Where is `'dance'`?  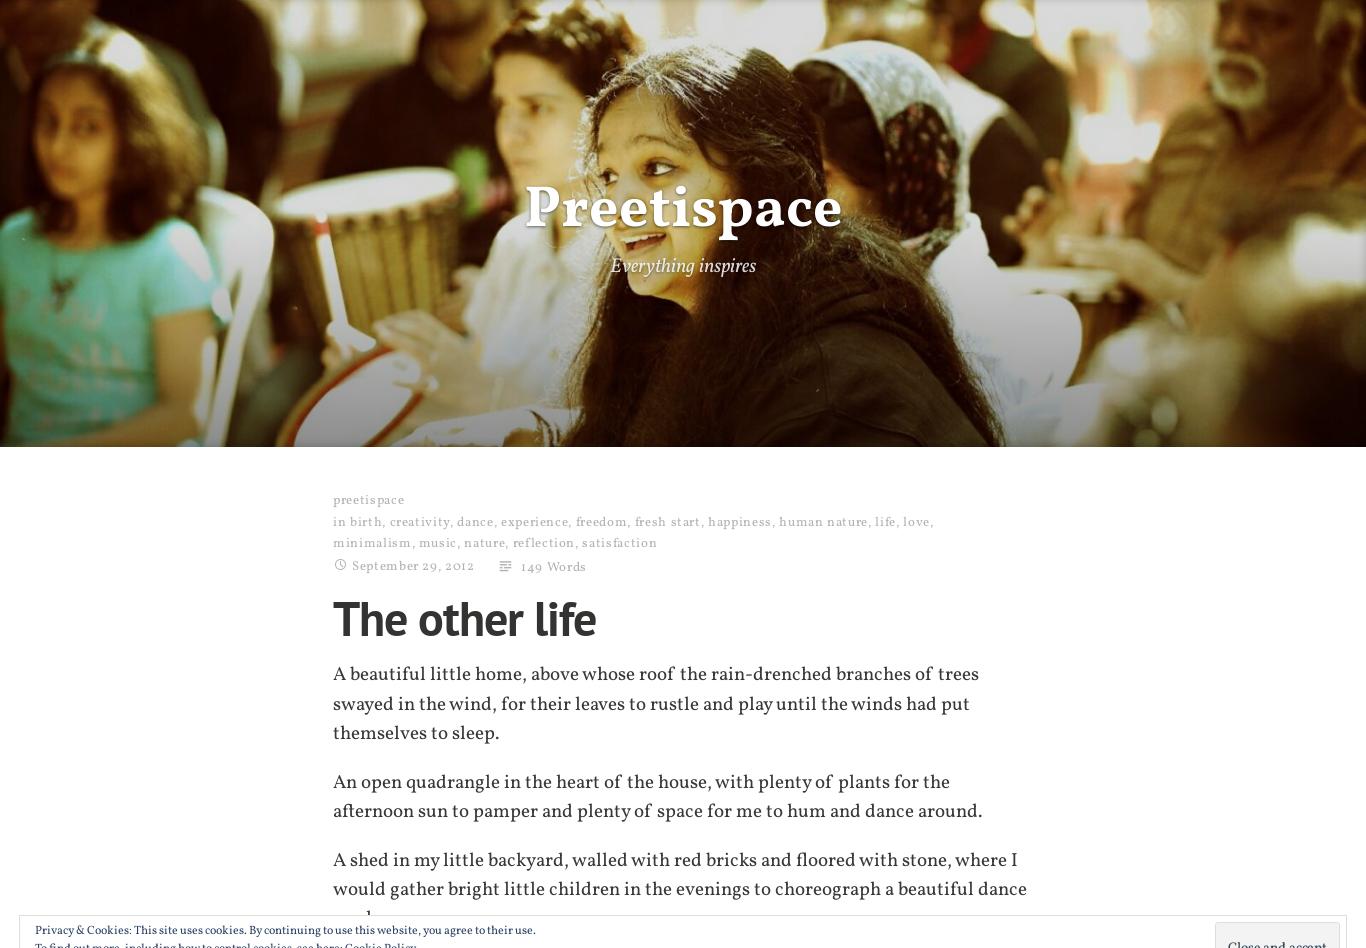
'dance' is located at coordinates (474, 521).